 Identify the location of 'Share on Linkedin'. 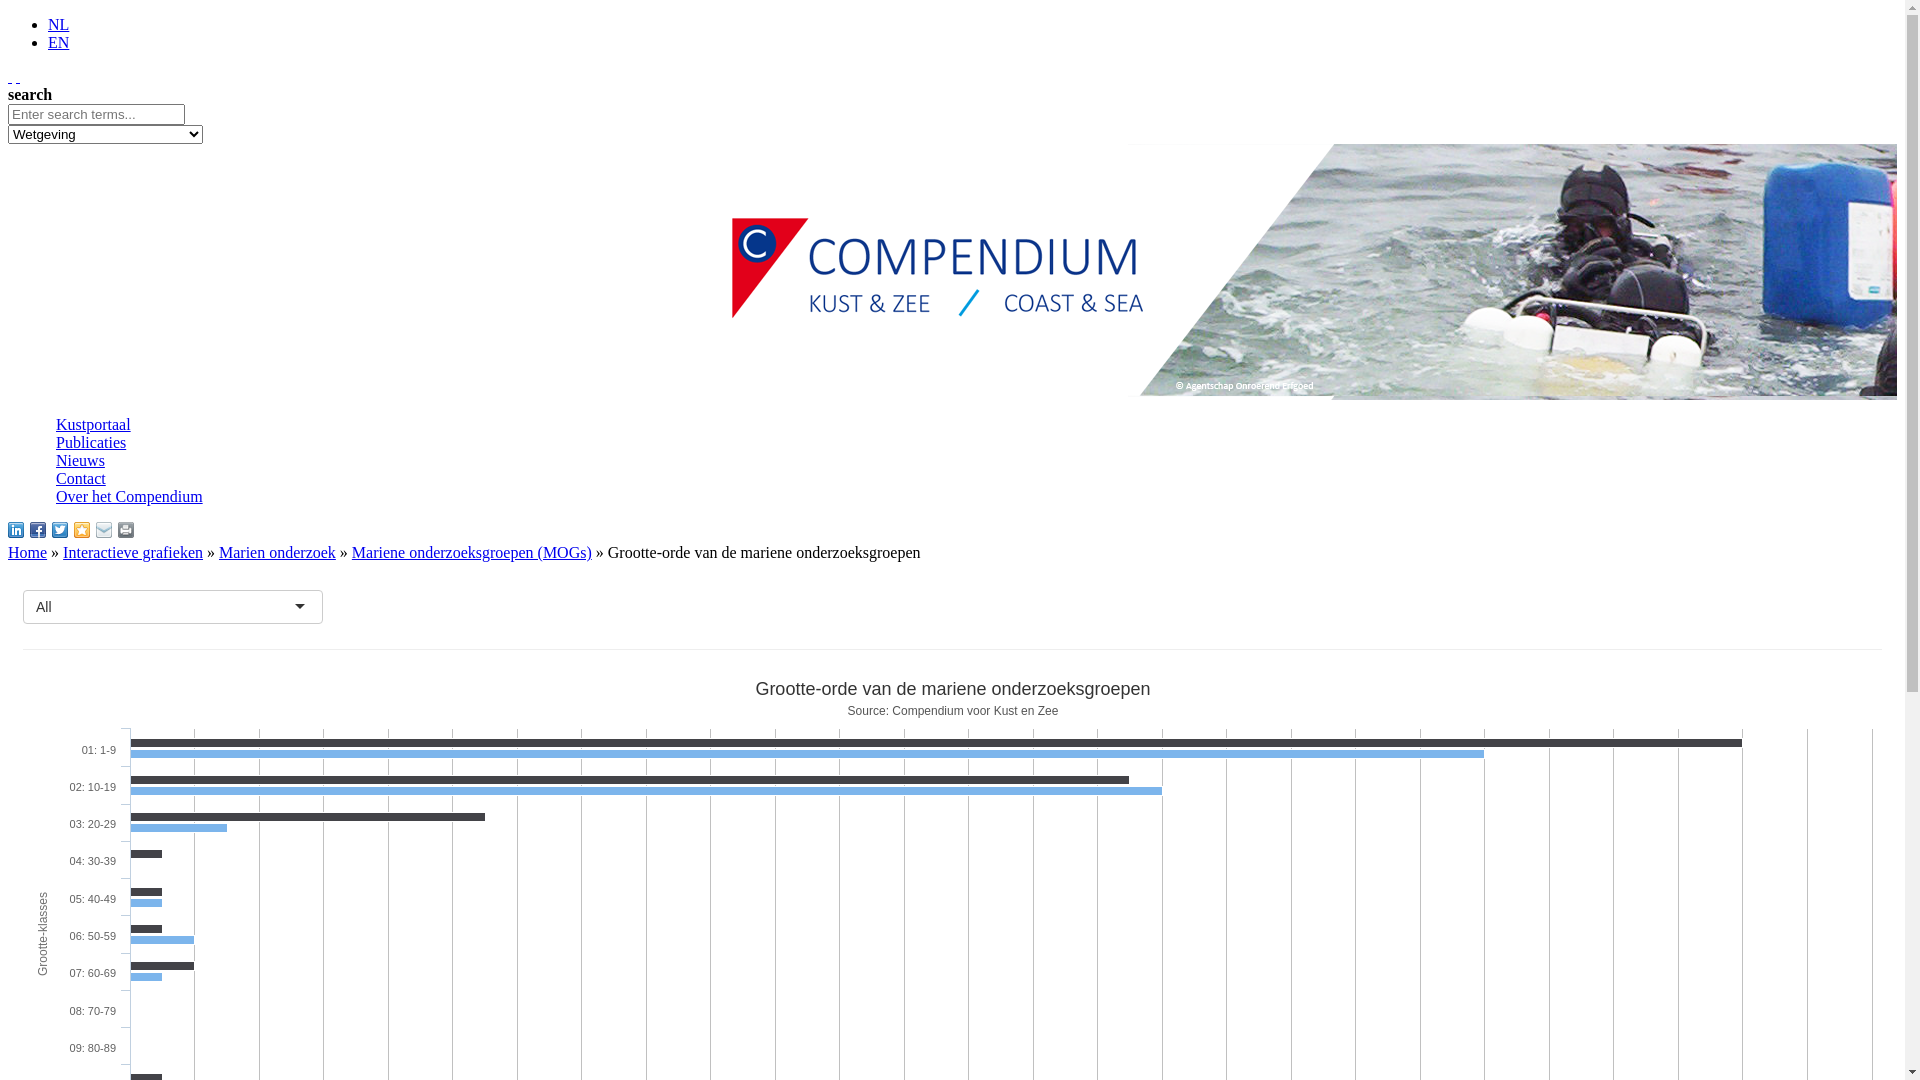
(15, 528).